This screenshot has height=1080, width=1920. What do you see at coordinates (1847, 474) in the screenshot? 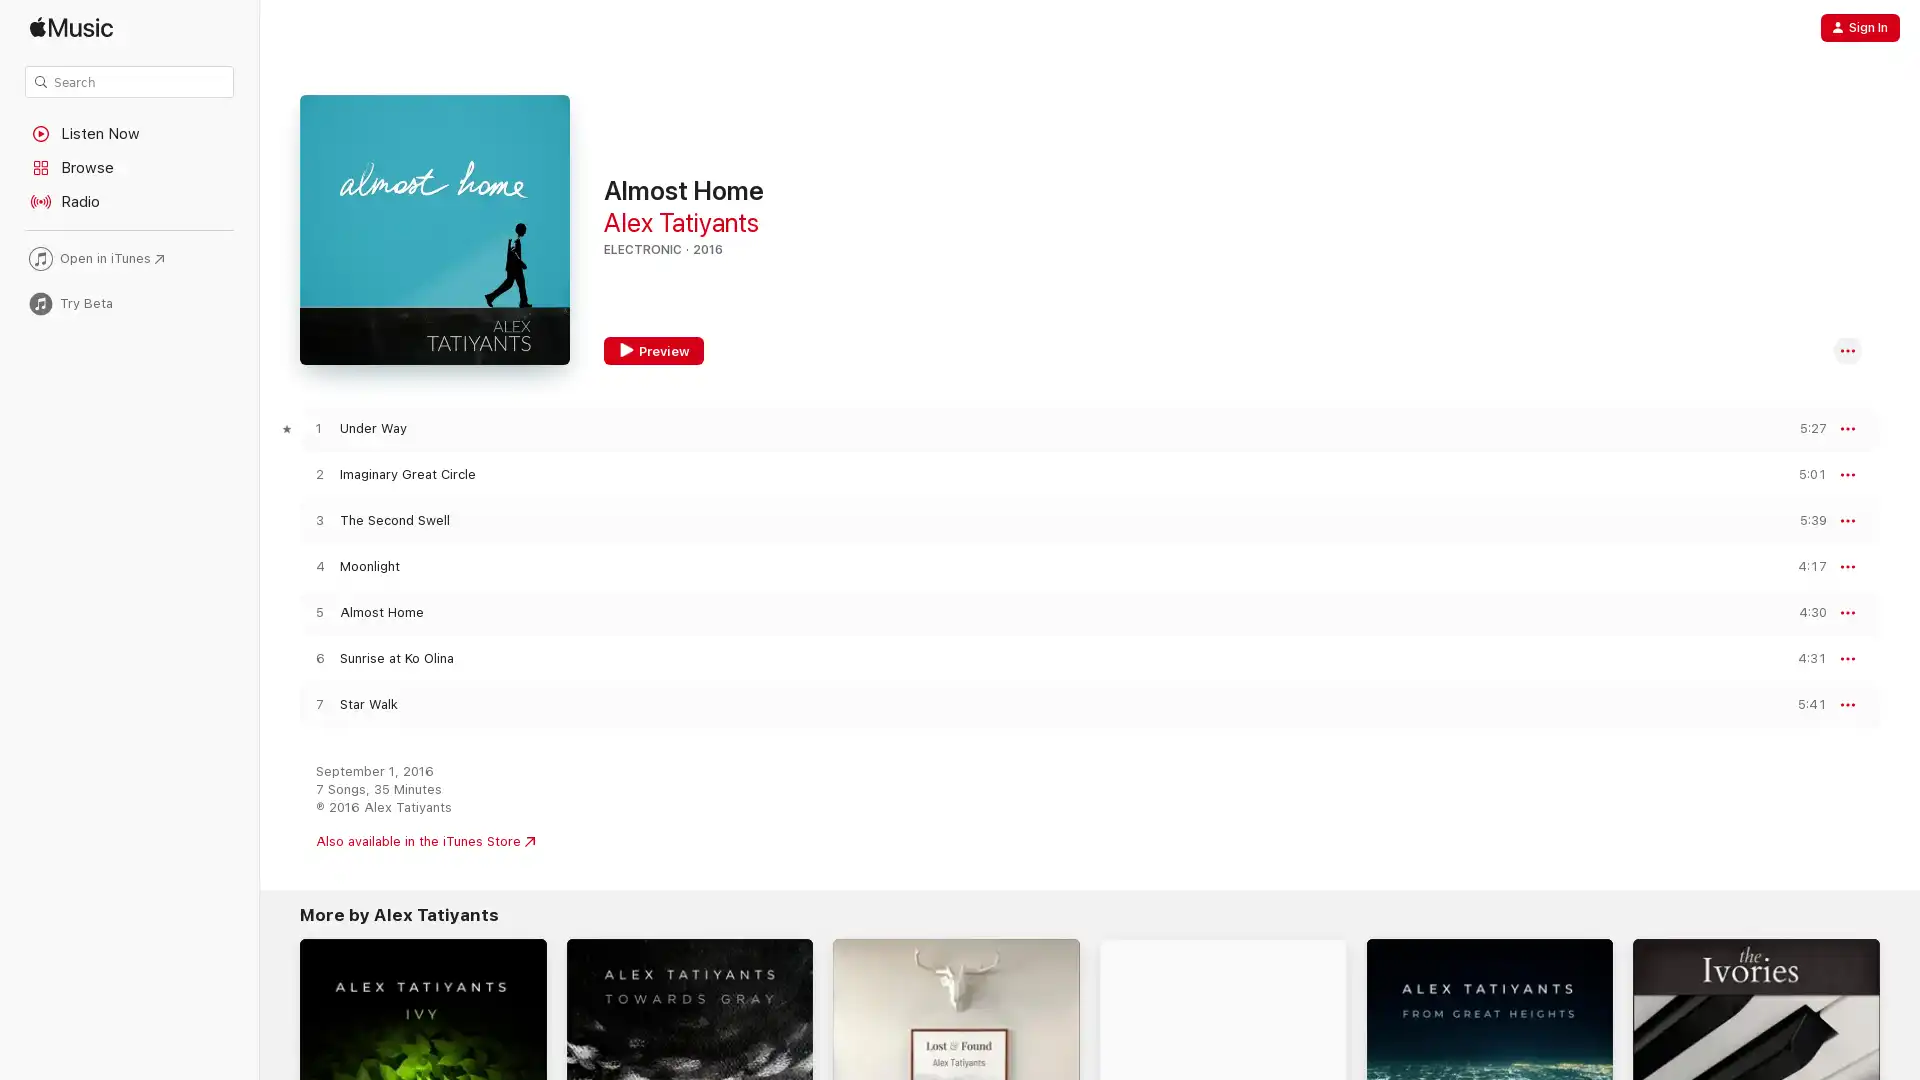
I see `More` at bounding box center [1847, 474].